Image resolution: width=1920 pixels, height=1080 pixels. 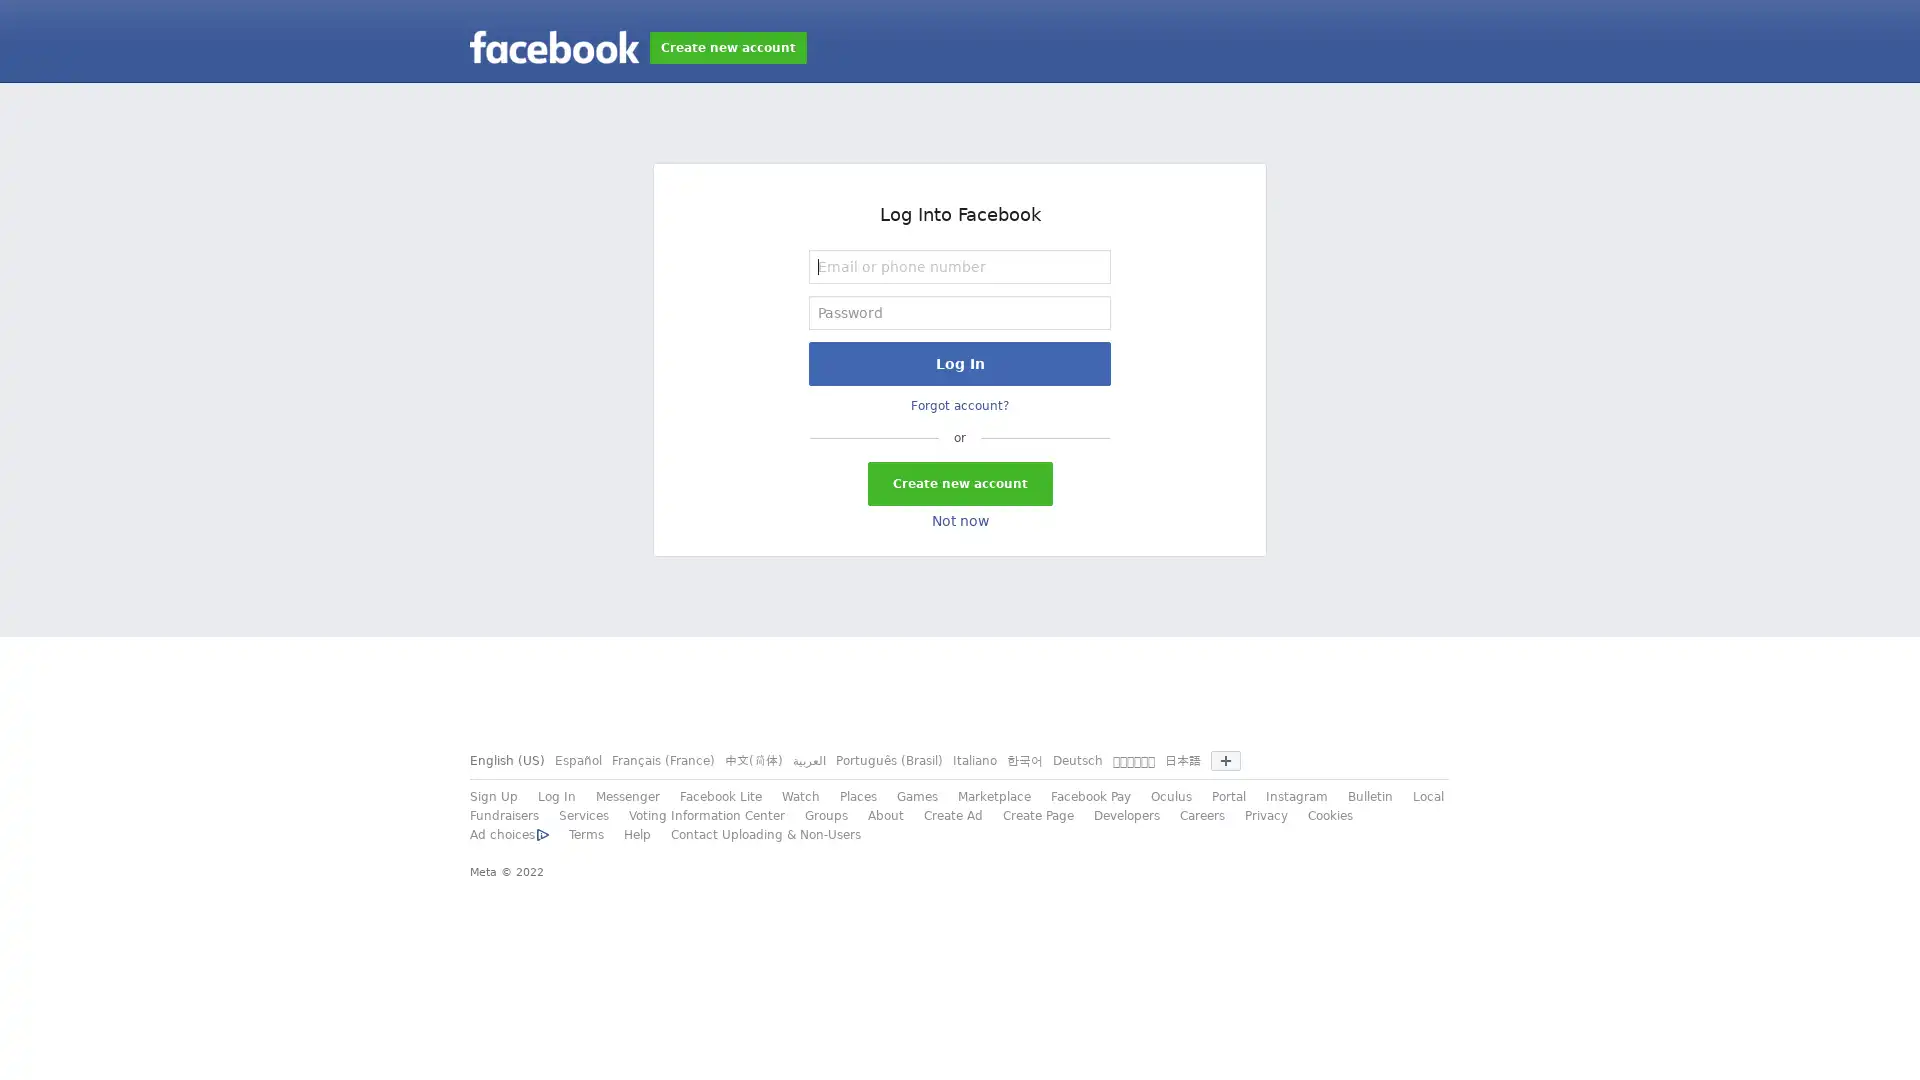 What do you see at coordinates (958, 483) in the screenshot?
I see `Create new account` at bounding box center [958, 483].